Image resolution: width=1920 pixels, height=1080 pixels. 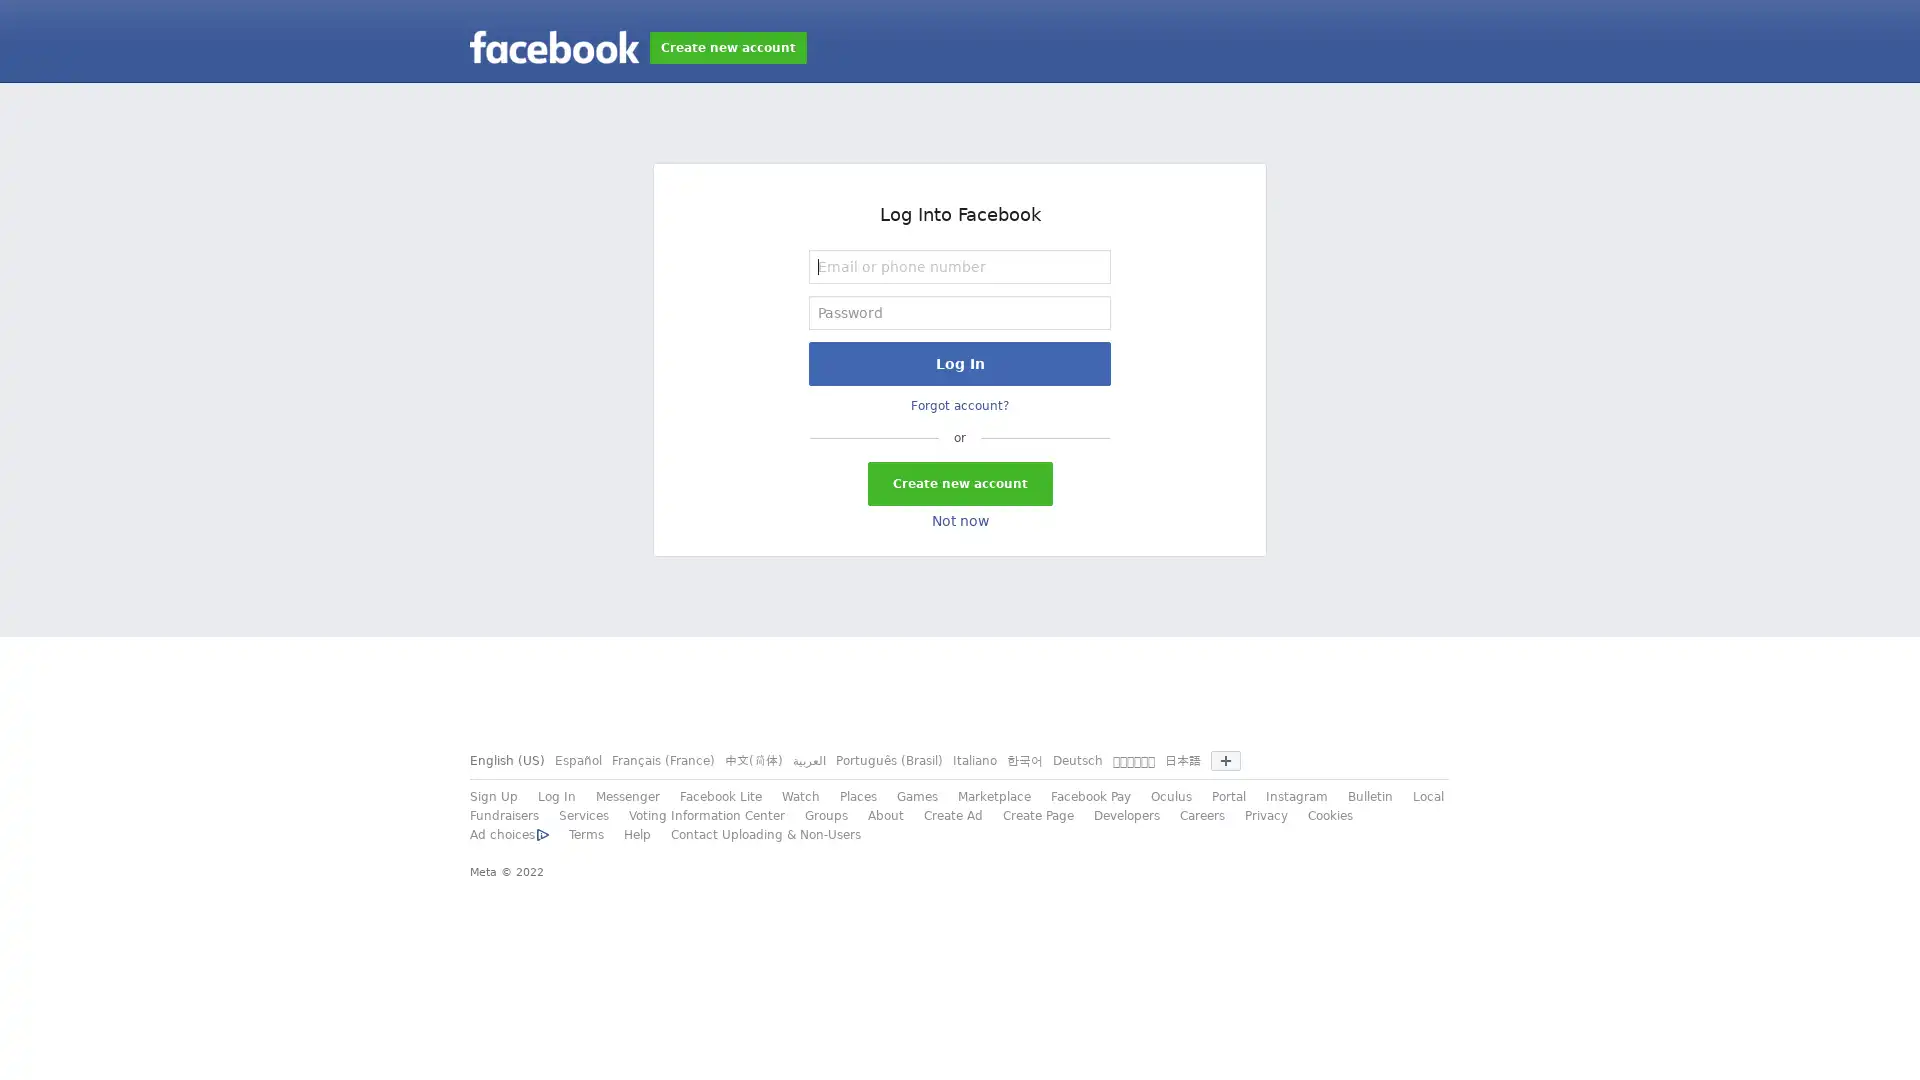 What do you see at coordinates (958, 483) in the screenshot?
I see `Create new account` at bounding box center [958, 483].